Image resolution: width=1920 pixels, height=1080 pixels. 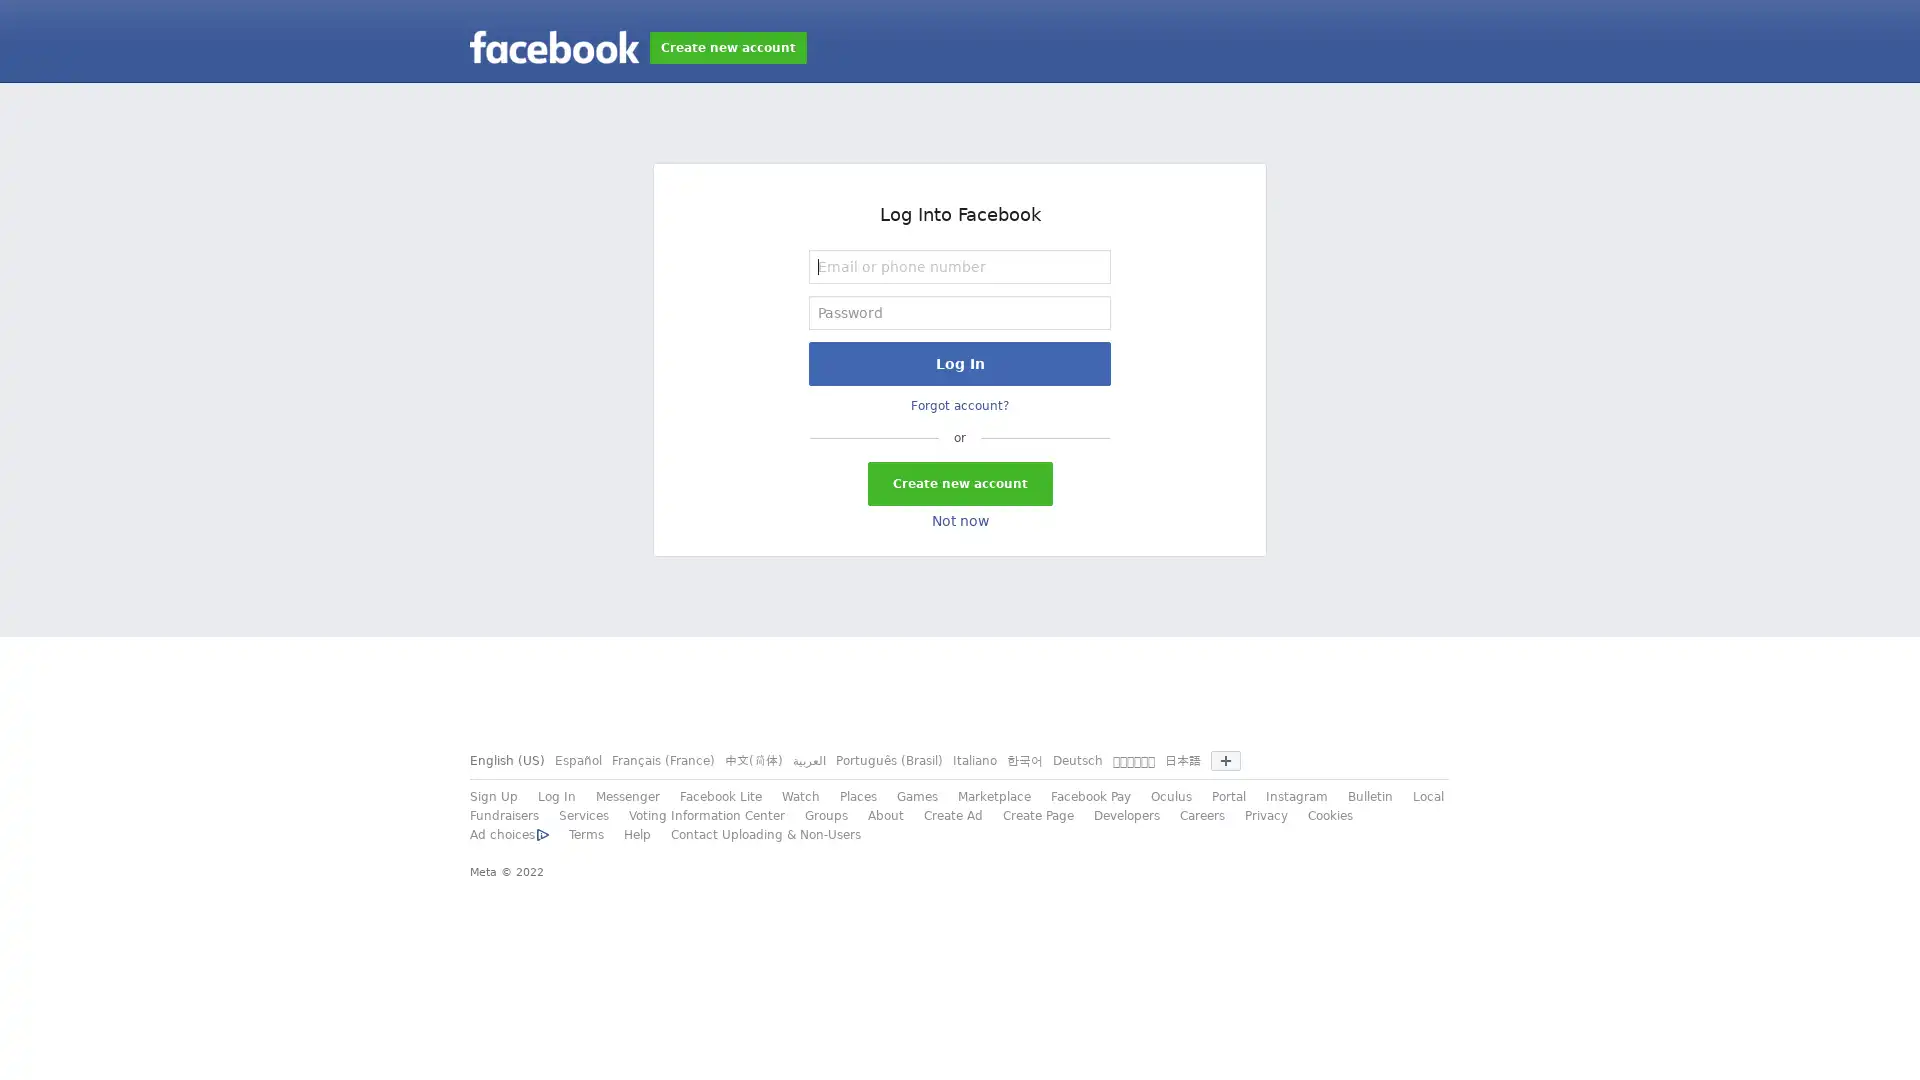 What do you see at coordinates (958, 483) in the screenshot?
I see `Create new account` at bounding box center [958, 483].